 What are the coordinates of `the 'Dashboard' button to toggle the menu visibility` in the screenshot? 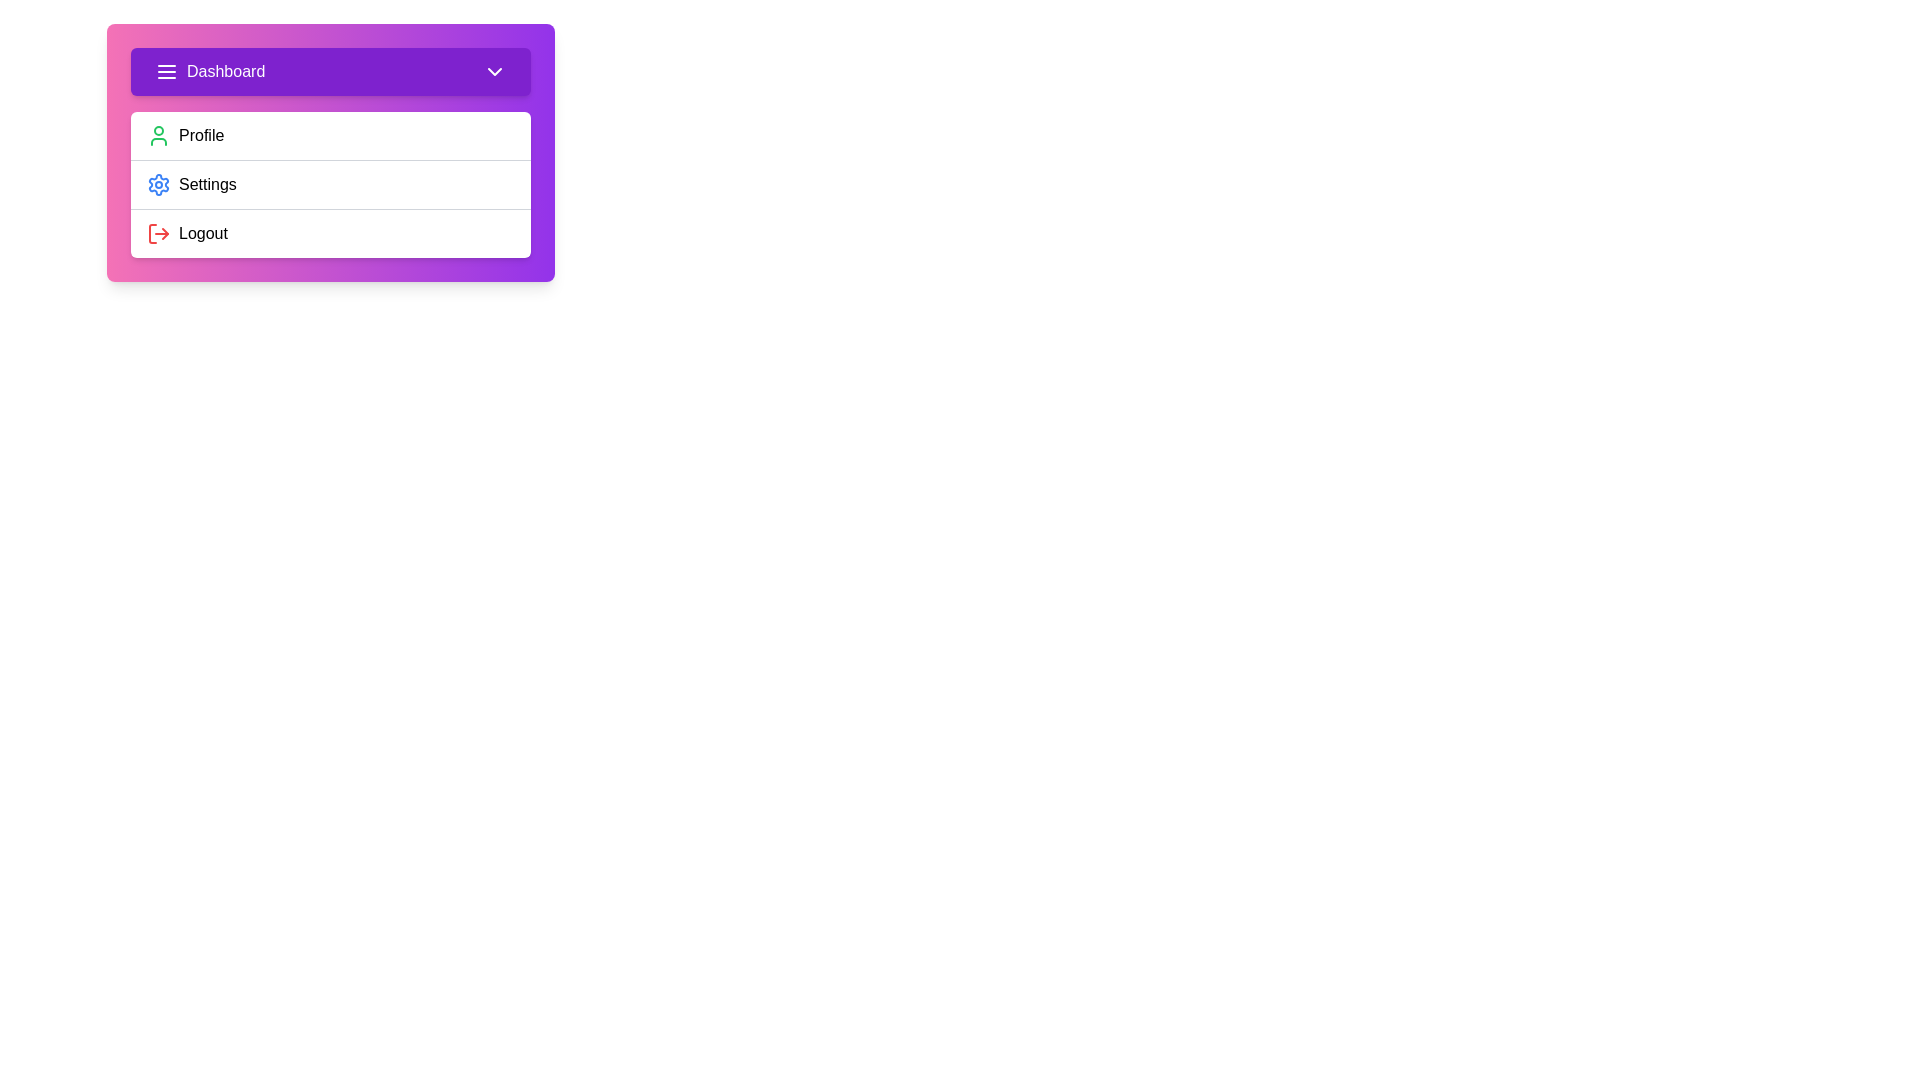 It's located at (331, 71).